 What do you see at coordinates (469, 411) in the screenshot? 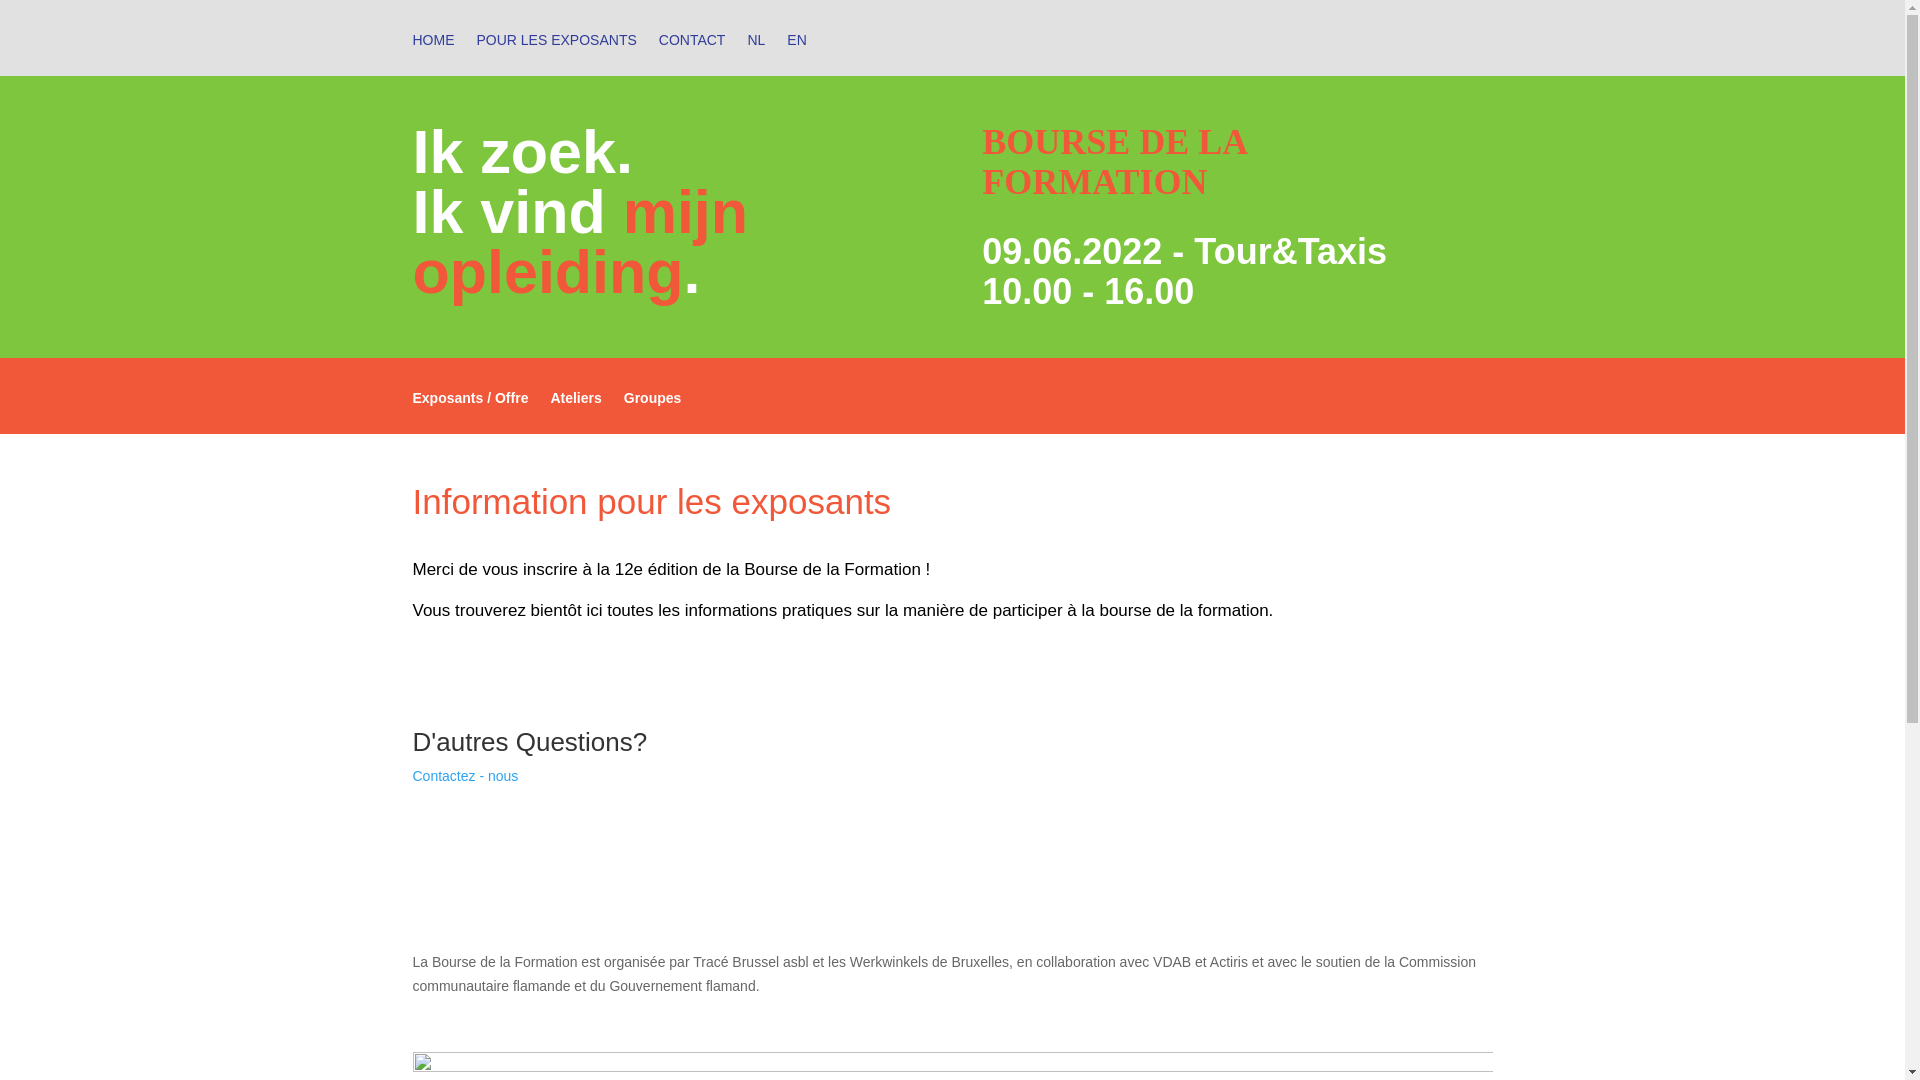
I see `'Exposants / Offre'` at bounding box center [469, 411].